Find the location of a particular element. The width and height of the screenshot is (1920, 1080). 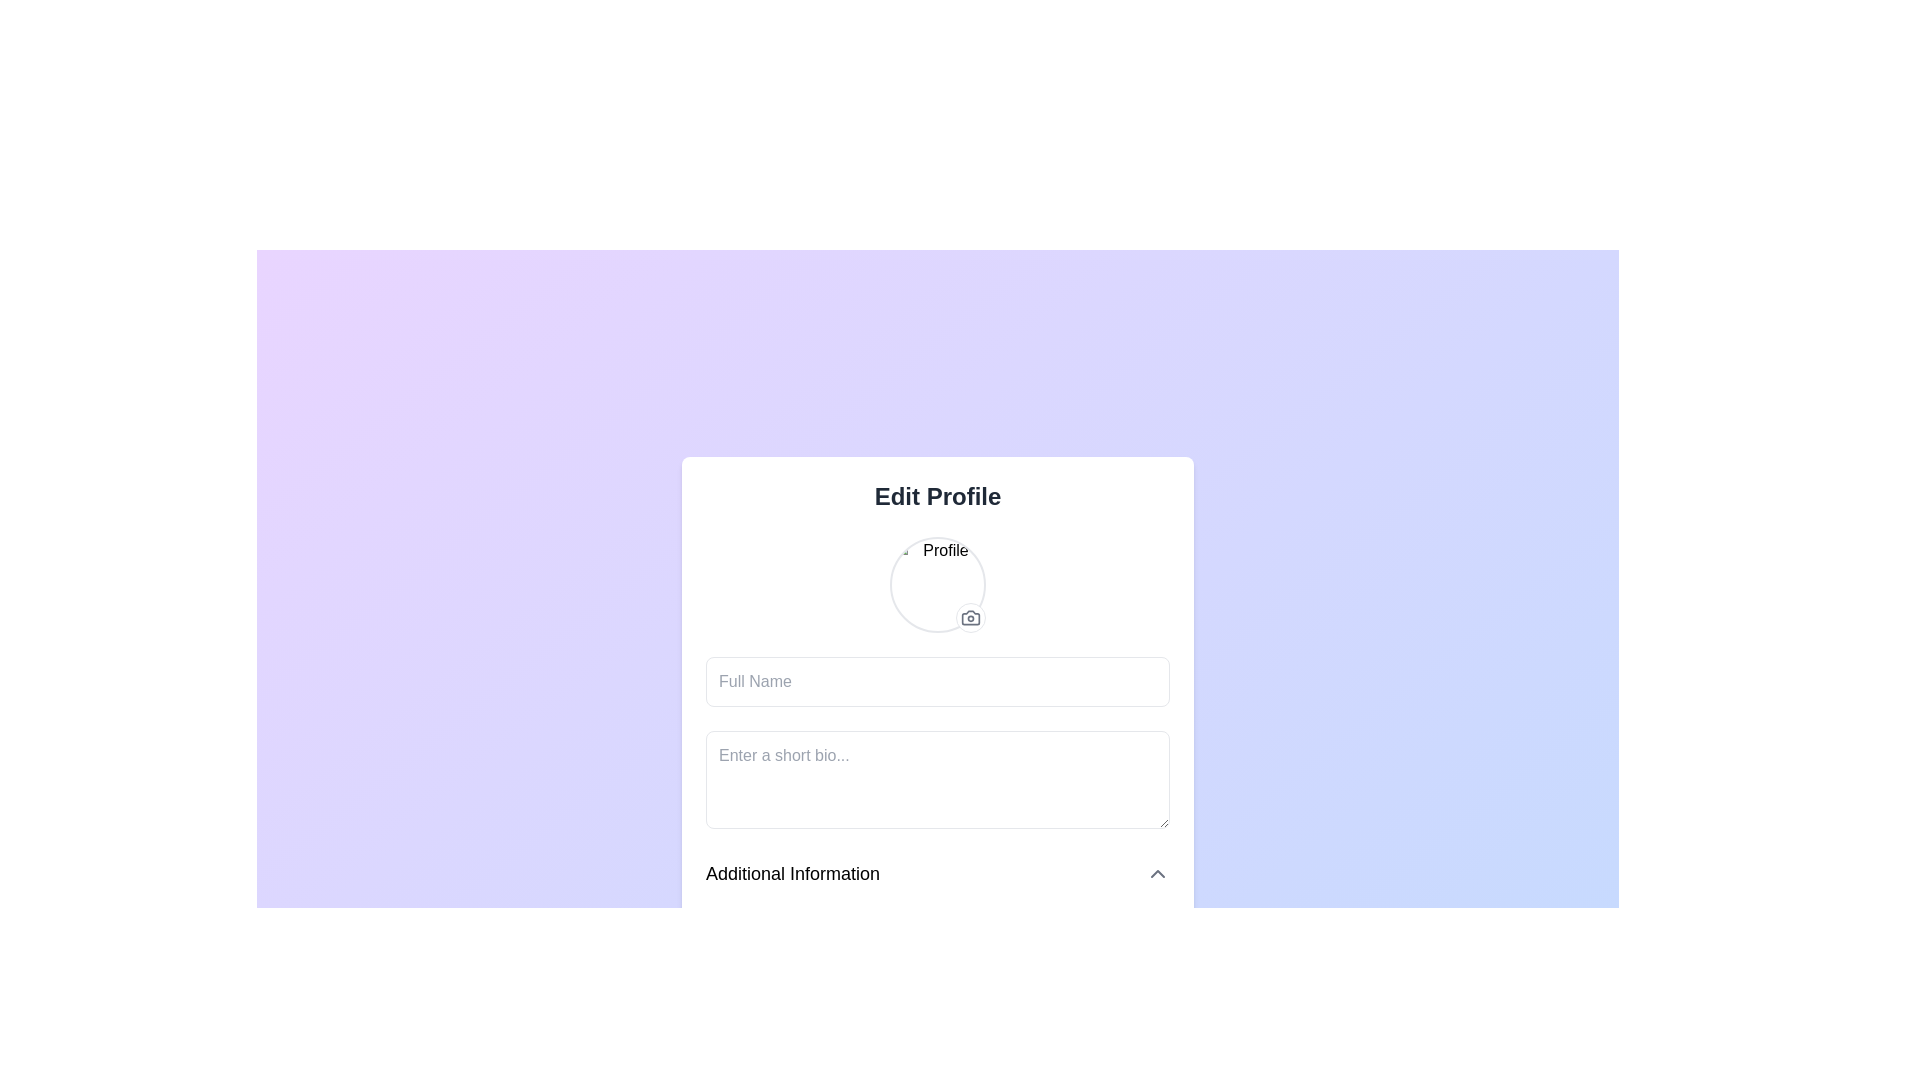

the chevron-shaped button styled in gray, located adjacent to the 'Additional Information' text is located at coordinates (1157, 872).